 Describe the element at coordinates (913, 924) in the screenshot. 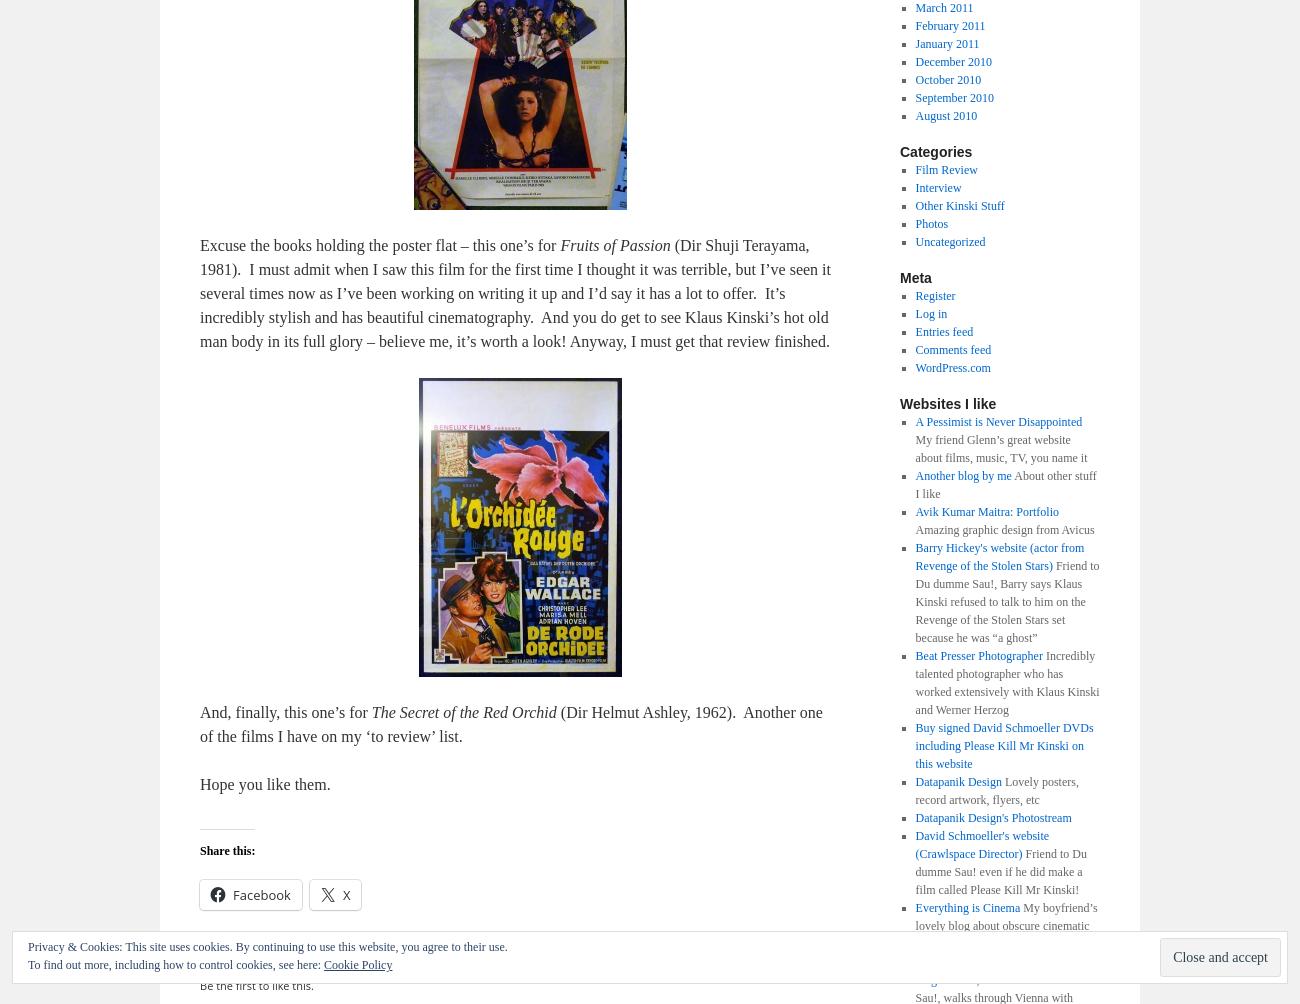

I see `'My boyfriend’s lovely blog about obscure cinematic treats. I will make sure he updates it!'` at that location.